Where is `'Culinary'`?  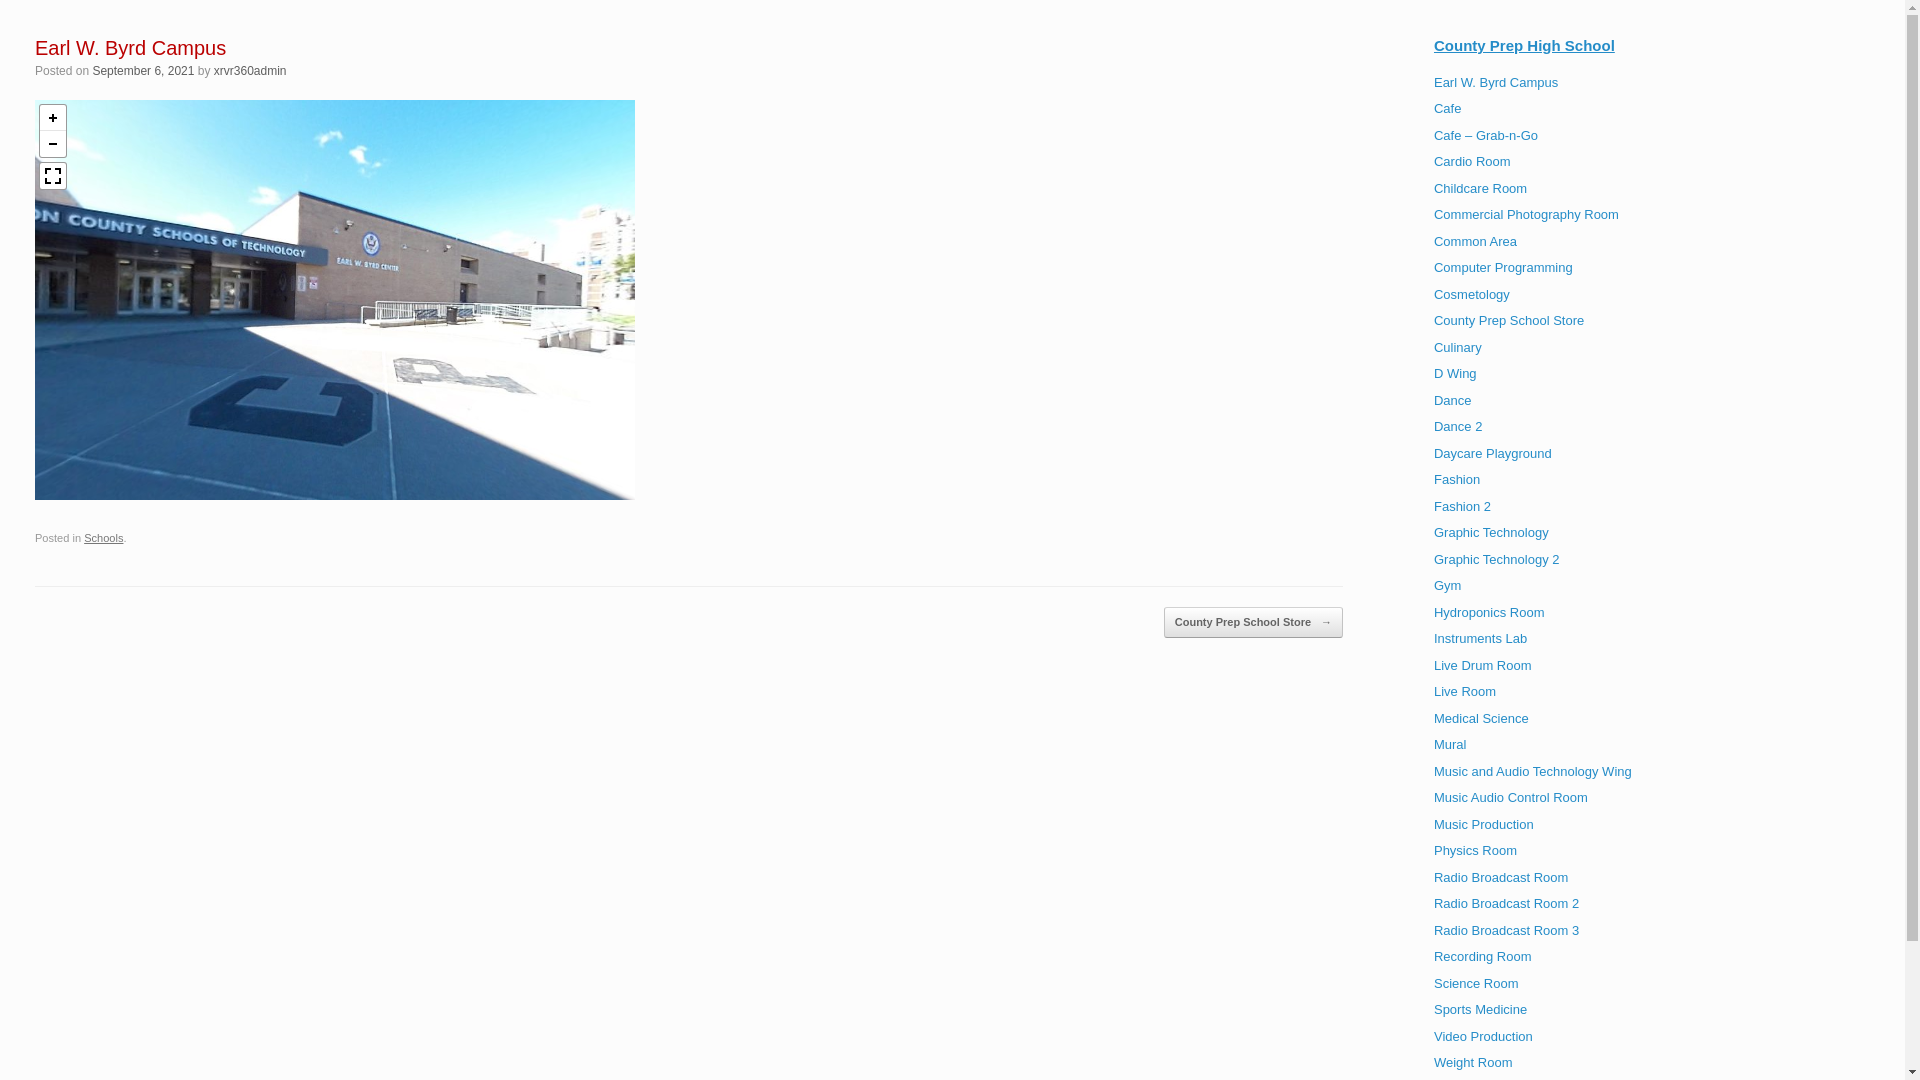 'Culinary' is located at coordinates (1433, 346).